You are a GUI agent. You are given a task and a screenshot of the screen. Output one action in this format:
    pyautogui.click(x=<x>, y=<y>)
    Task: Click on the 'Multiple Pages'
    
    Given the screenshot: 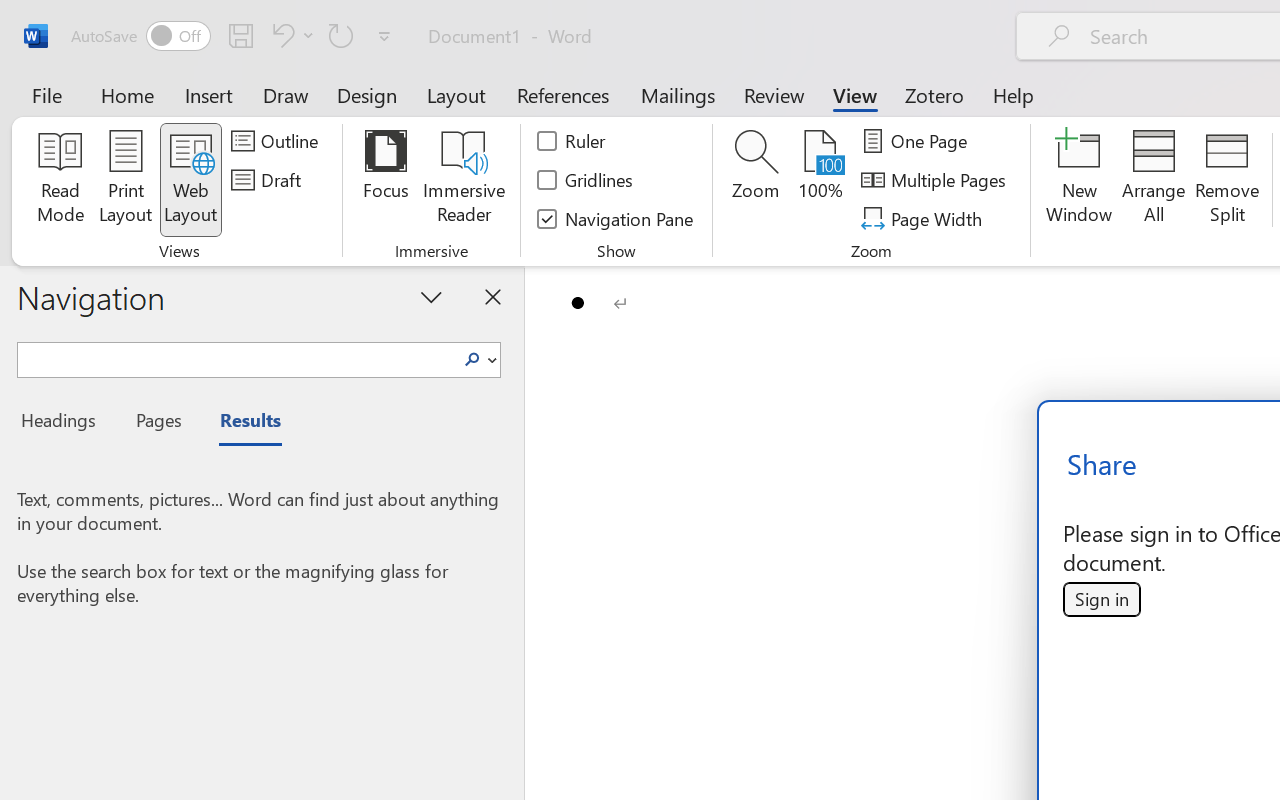 What is the action you would take?
    pyautogui.click(x=935, y=179)
    